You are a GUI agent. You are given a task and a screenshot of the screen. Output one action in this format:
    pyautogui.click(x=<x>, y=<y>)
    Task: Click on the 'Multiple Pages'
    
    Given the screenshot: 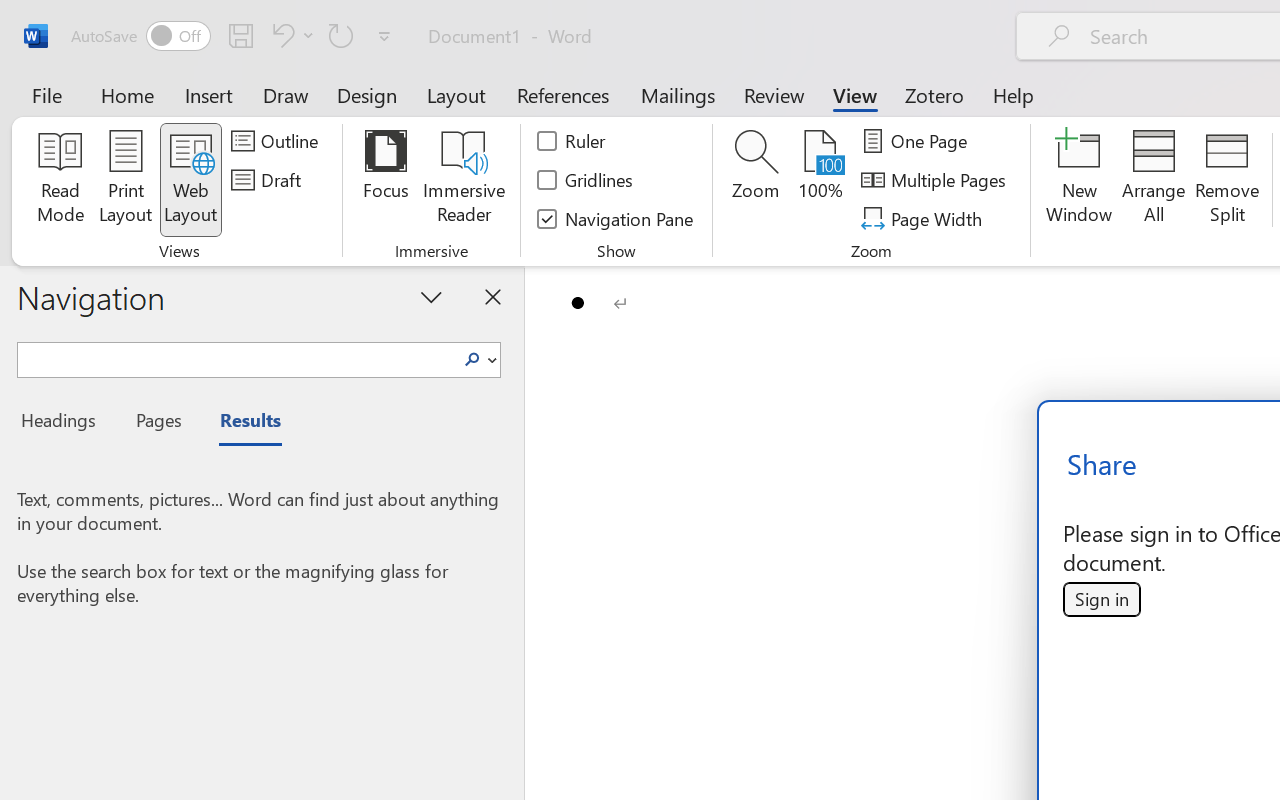 What is the action you would take?
    pyautogui.click(x=935, y=179)
    